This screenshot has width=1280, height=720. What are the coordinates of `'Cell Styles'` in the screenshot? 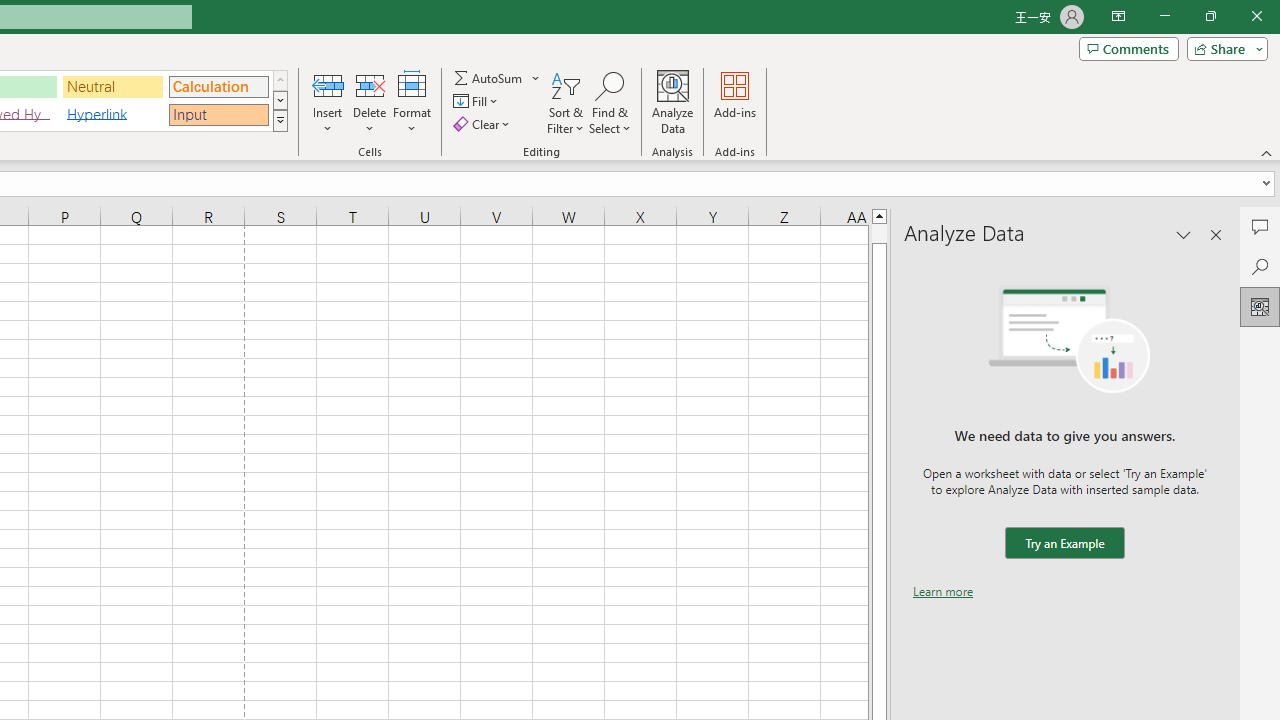 It's located at (279, 120).